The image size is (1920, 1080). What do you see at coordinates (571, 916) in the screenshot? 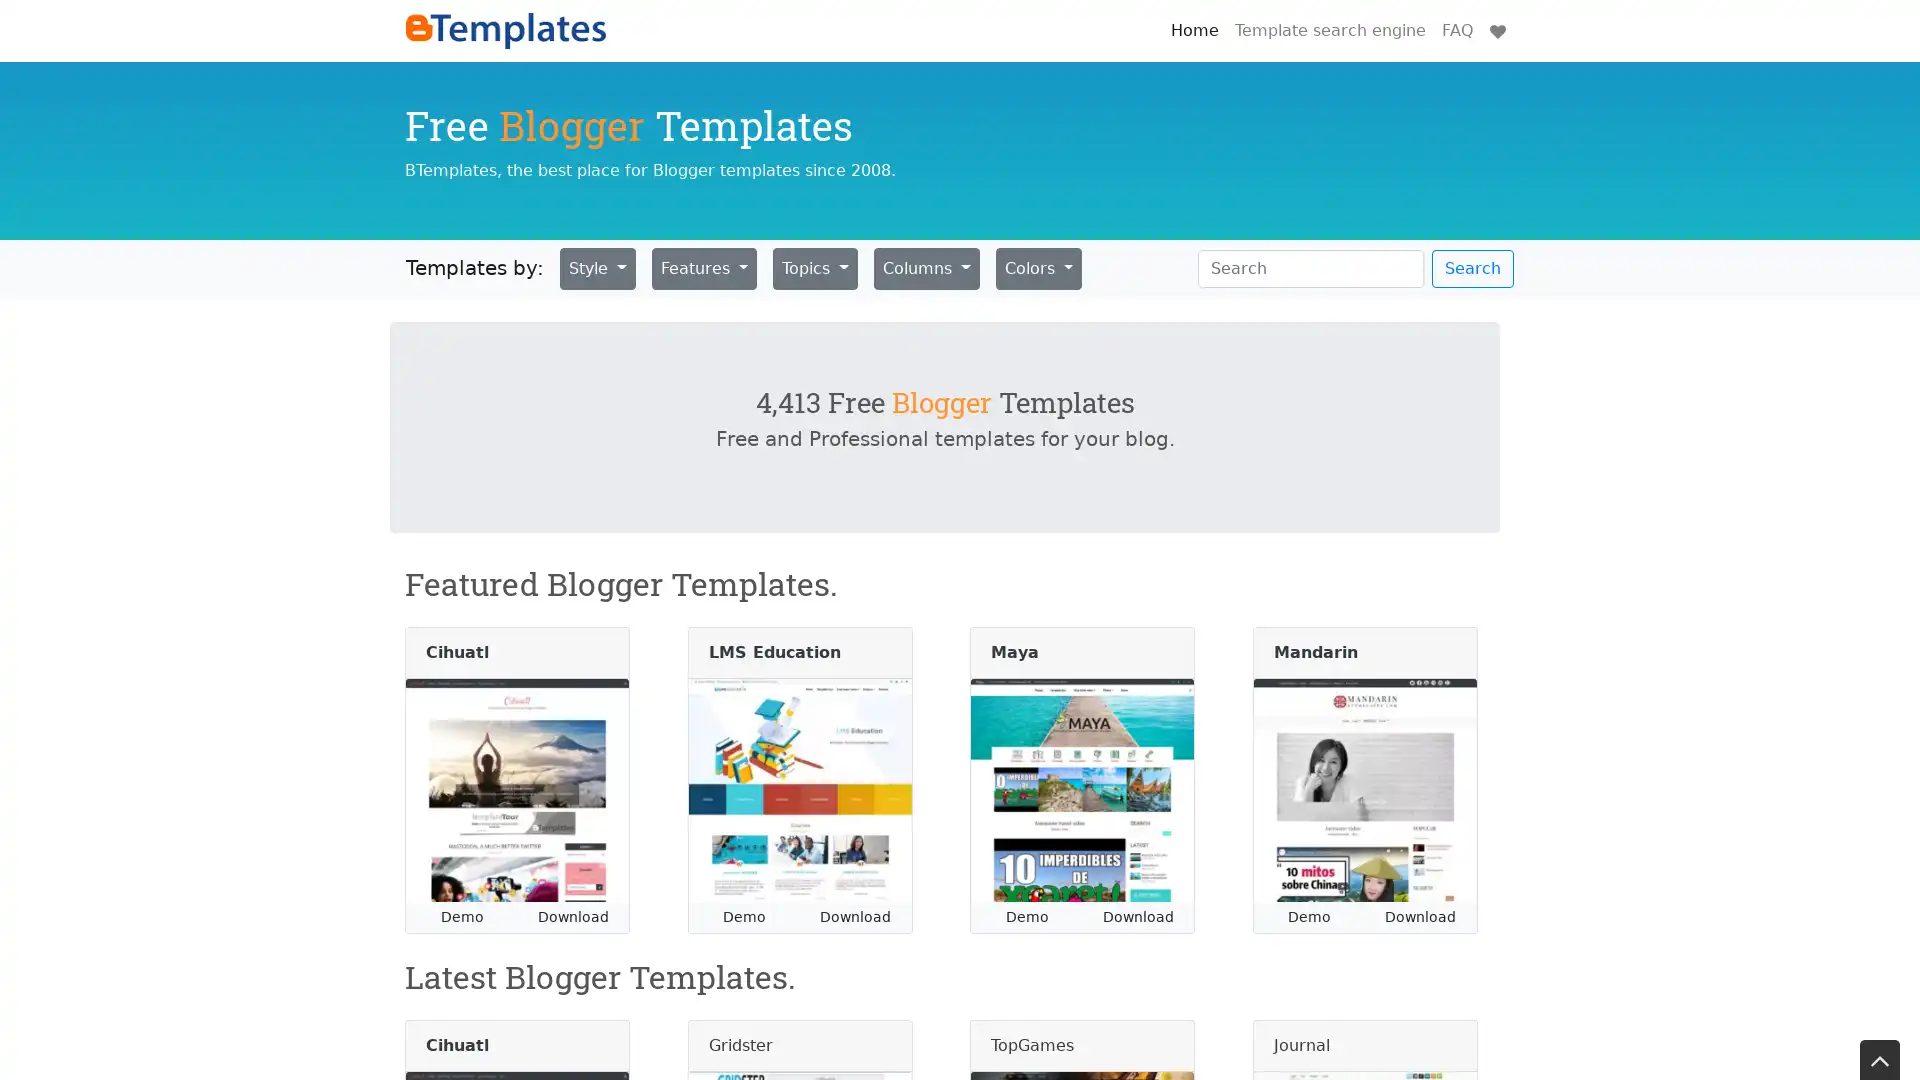
I see `Download` at bounding box center [571, 916].